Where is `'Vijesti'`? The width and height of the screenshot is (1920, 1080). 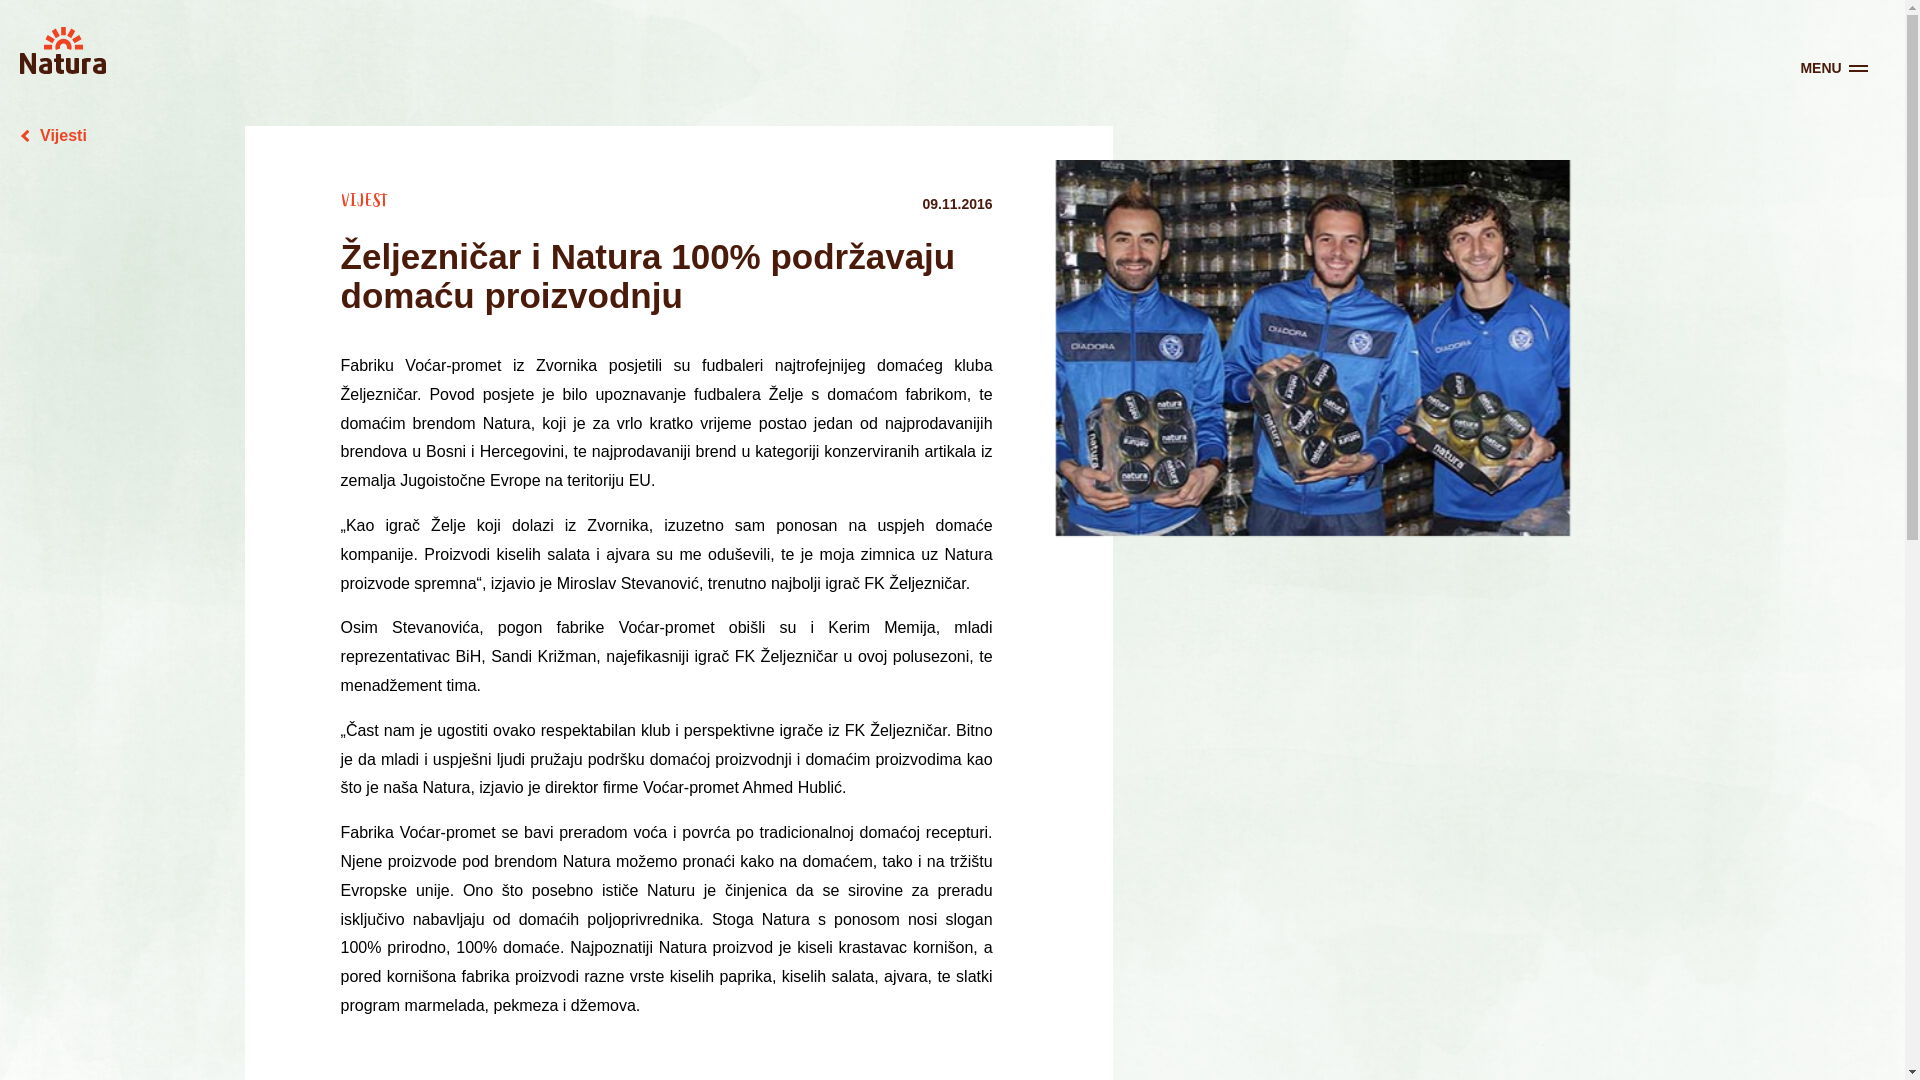 'Vijesti' is located at coordinates (19, 135).